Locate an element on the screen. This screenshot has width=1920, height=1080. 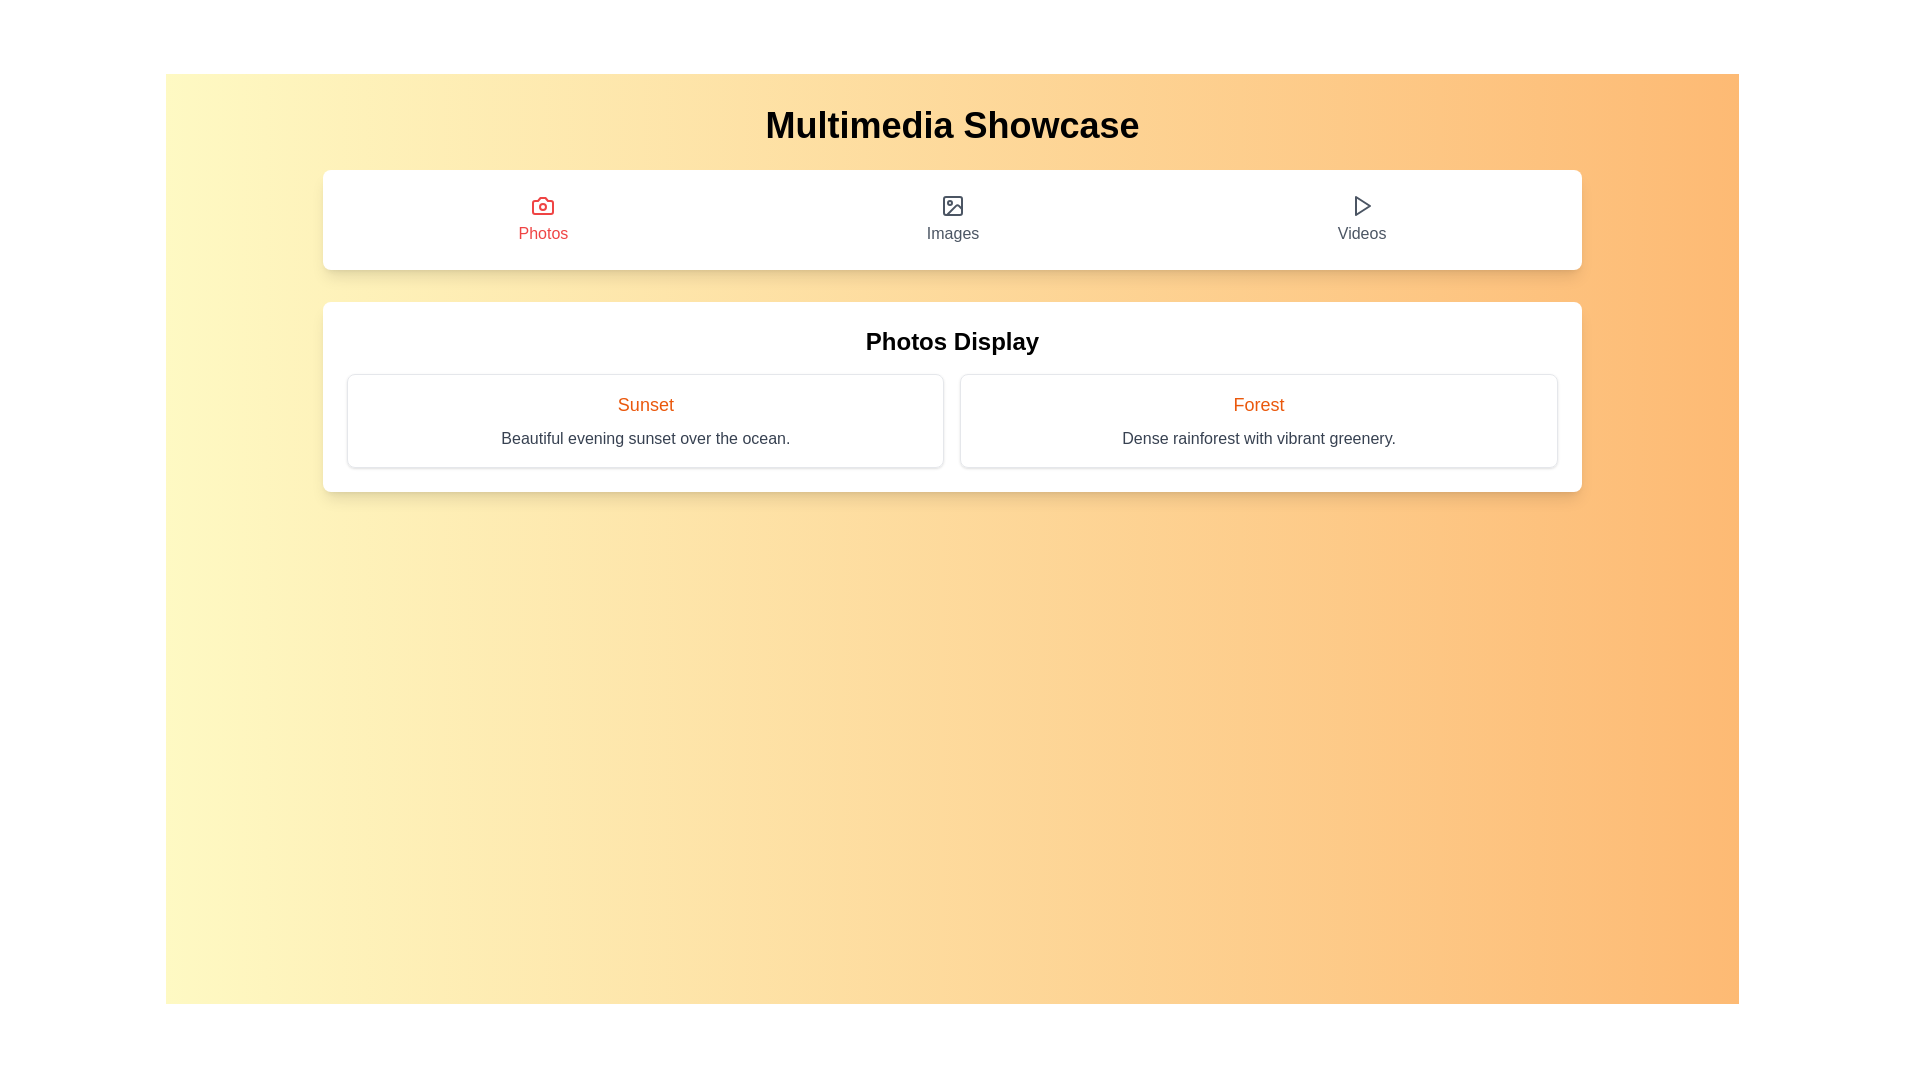
the 'Forest' card component, which features a bold orange title and a descriptive gray text, located in the second column of the 'Photos Display' section is located at coordinates (1258, 419).